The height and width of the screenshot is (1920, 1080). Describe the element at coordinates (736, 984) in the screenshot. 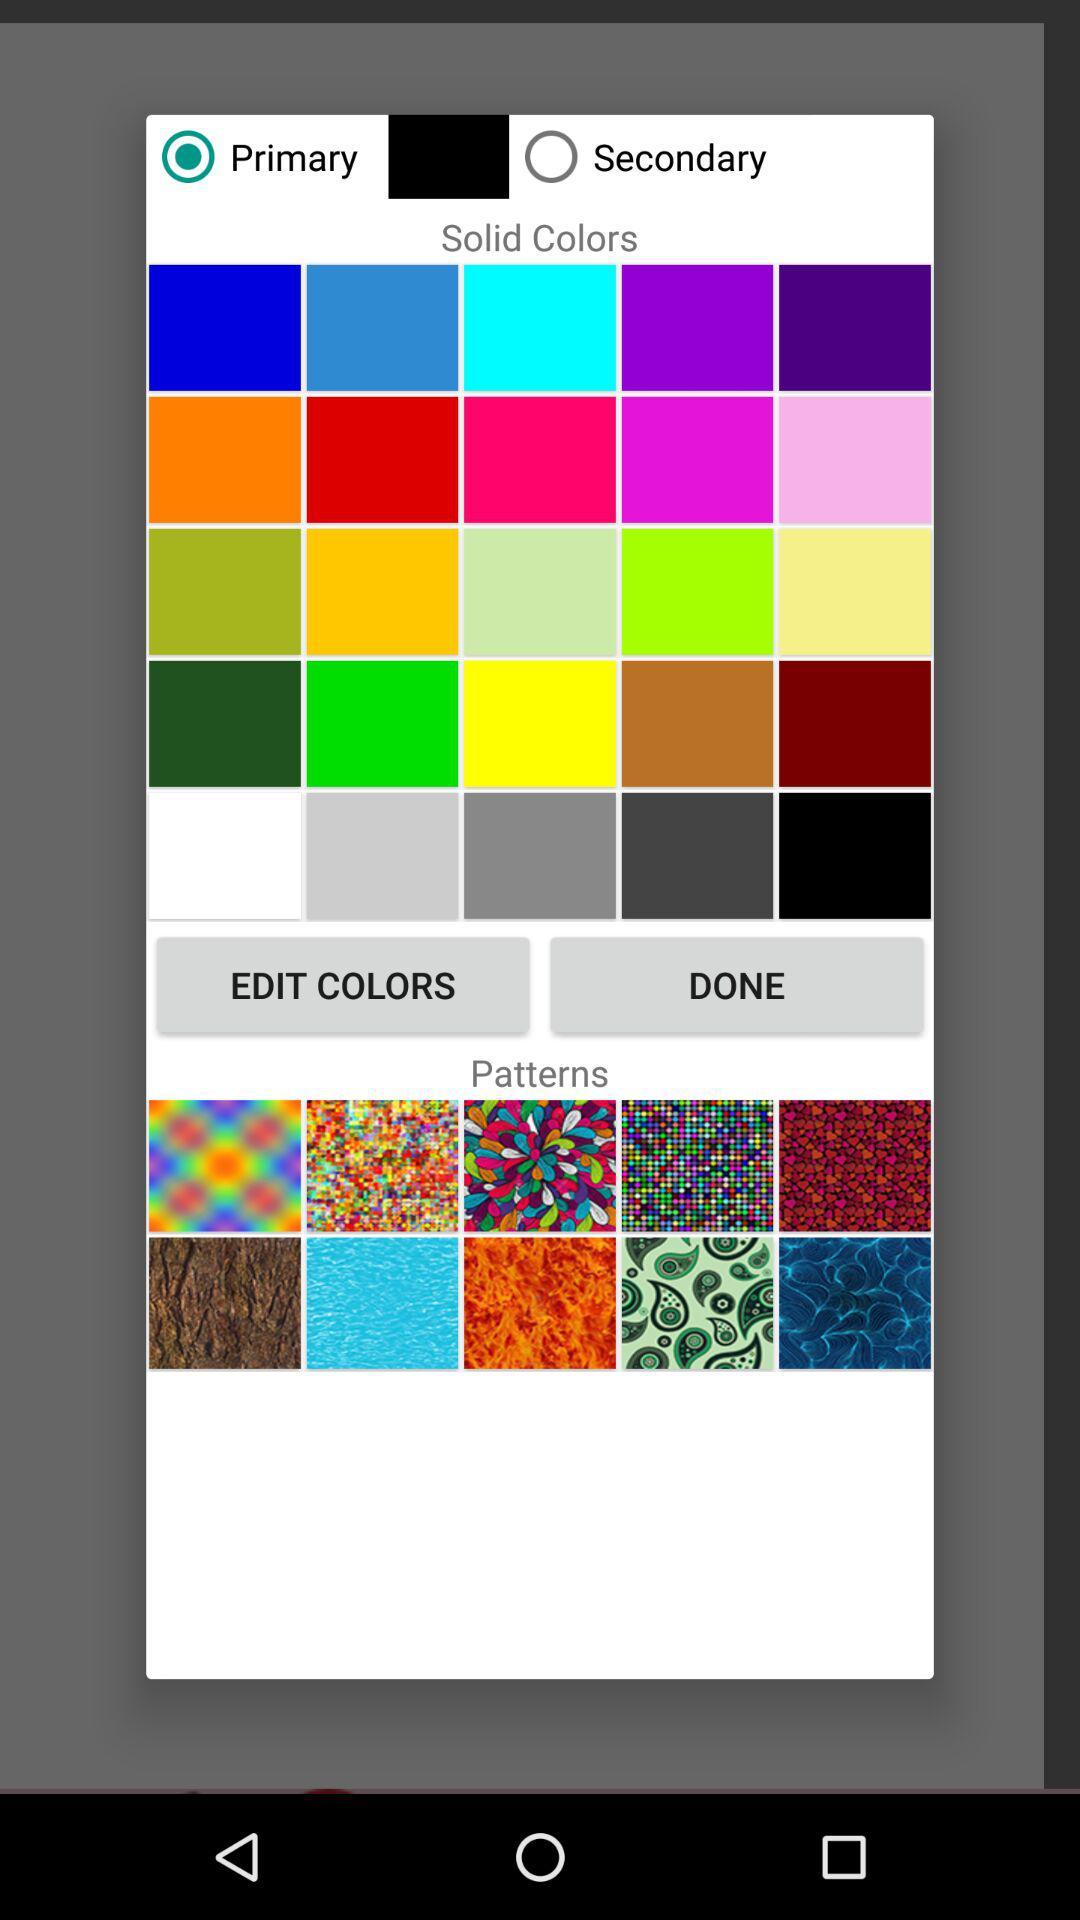

I see `the item next to edit colors button` at that location.